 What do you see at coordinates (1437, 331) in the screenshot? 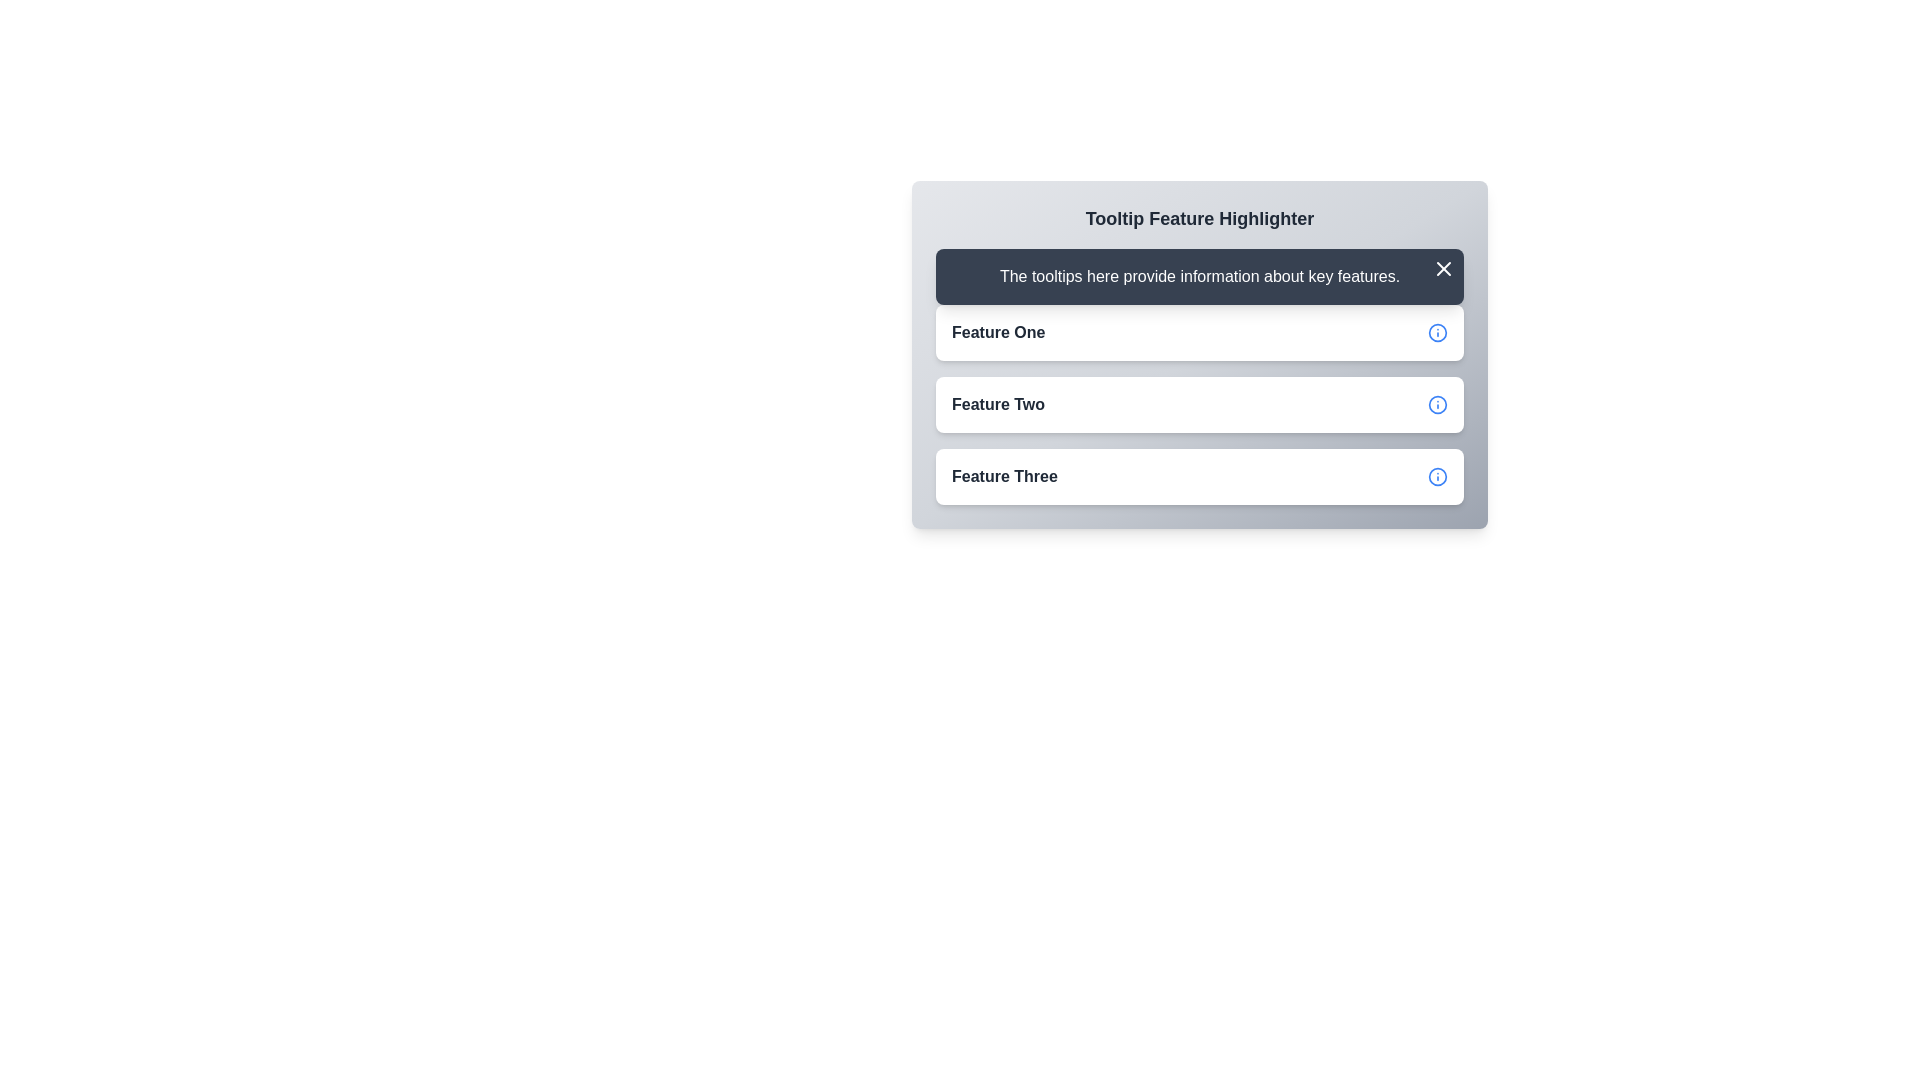
I see `the tooltip icon button located at the far right of the 'Feature One' section` at bounding box center [1437, 331].